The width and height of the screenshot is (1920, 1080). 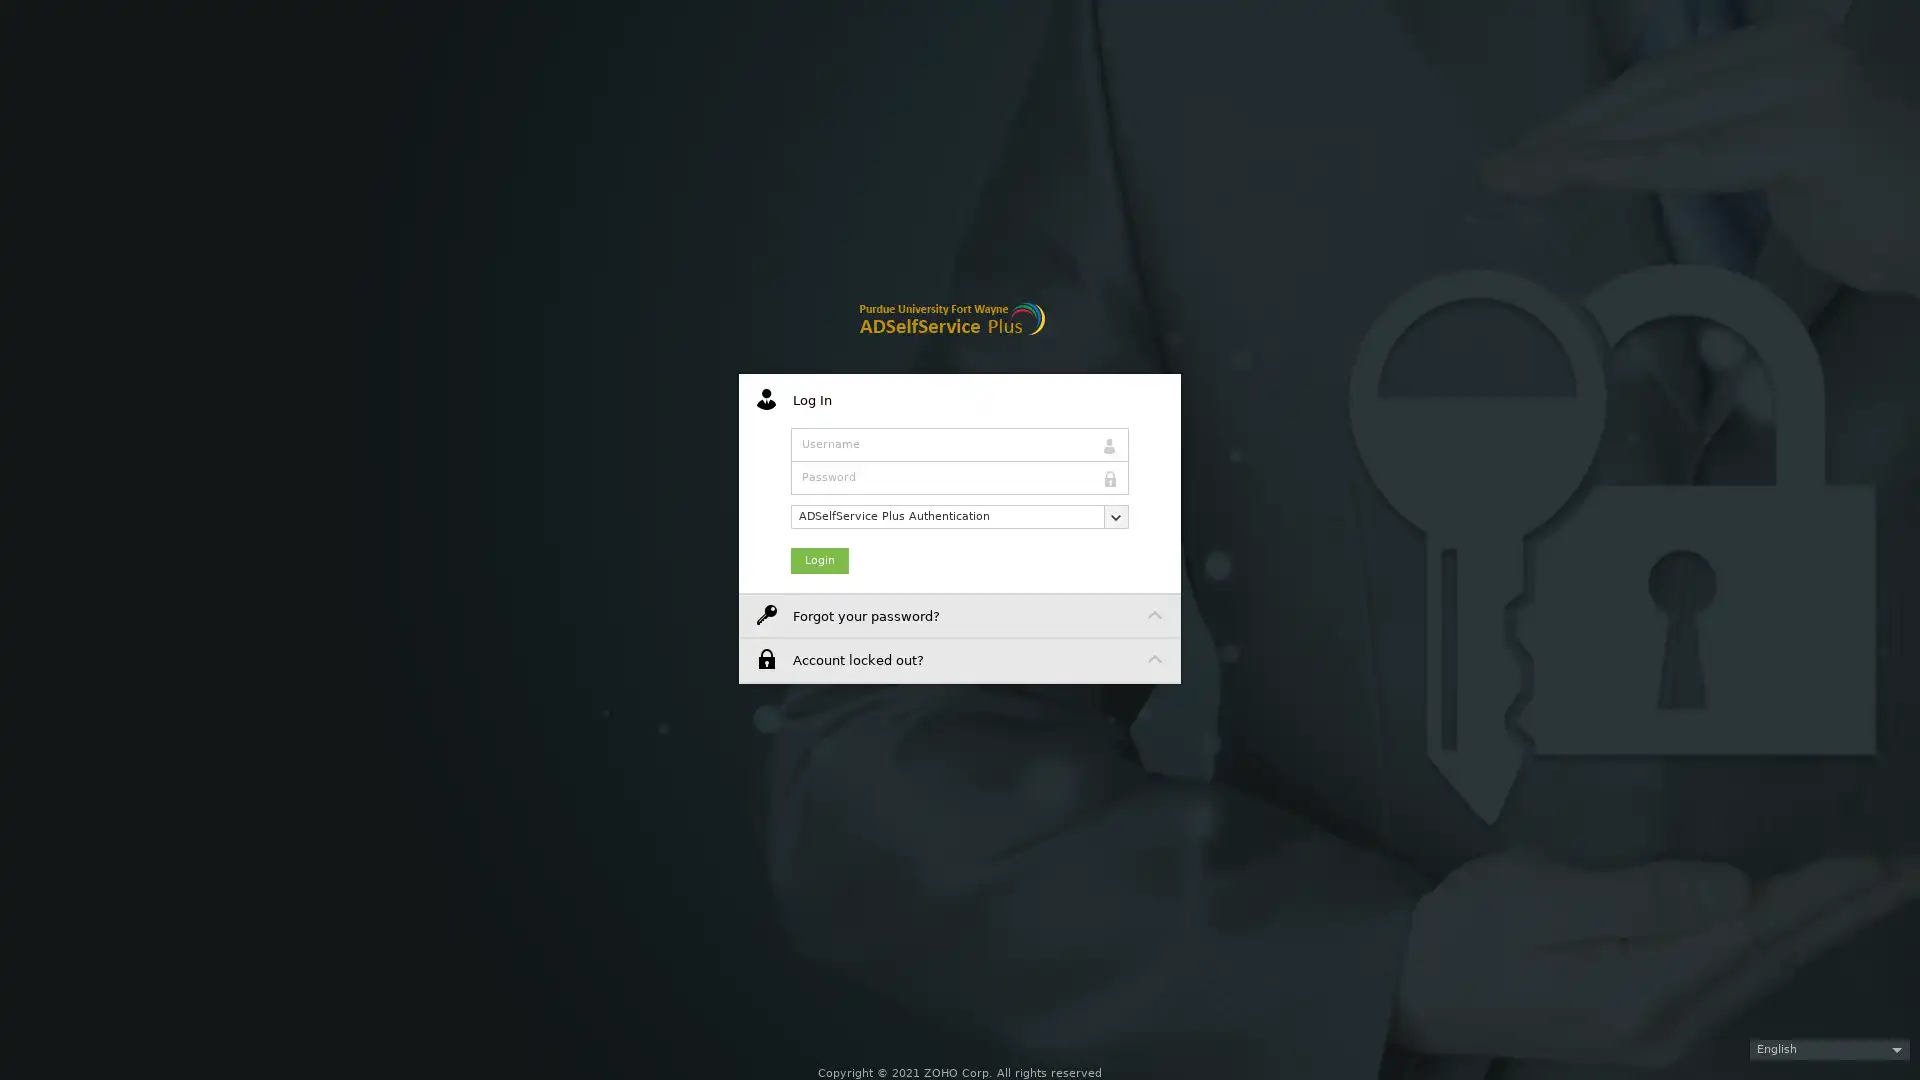 What do you see at coordinates (960, 515) in the screenshot?
I see `ADSelfService Plus Authentication` at bounding box center [960, 515].